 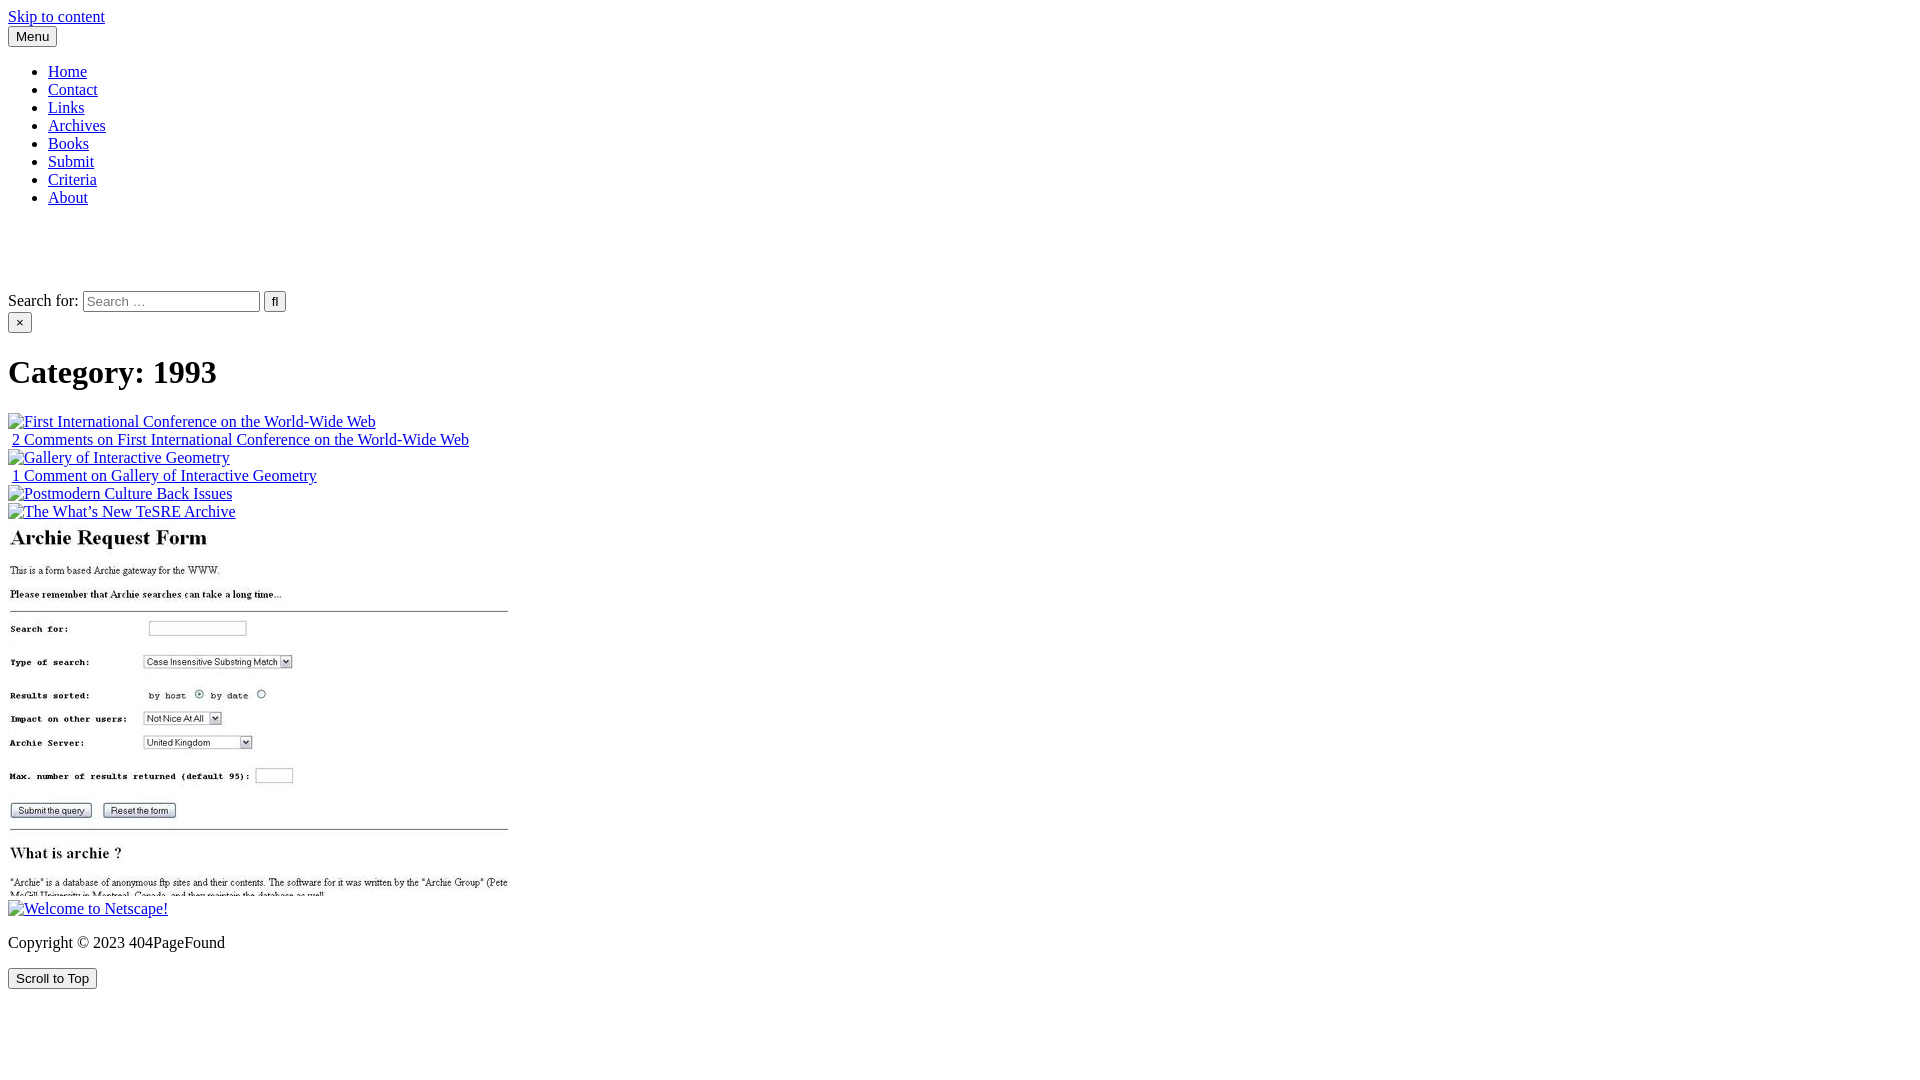 What do you see at coordinates (118, 458) in the screenshot?
I see `'Gallery of Interactive Geometry'` at bounding box center [118, 458].